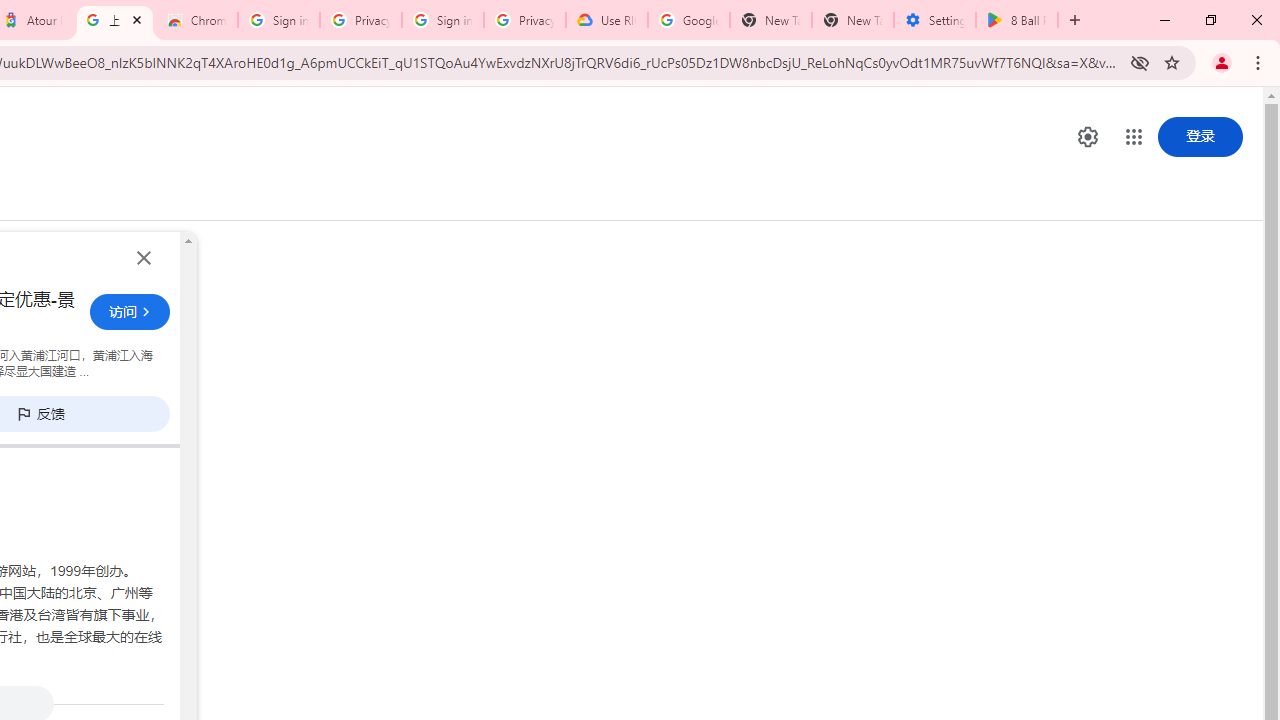 Image resolution: width=1280 pixels, height=720 pixels. I want to click on 'Sign in - Google Accounts', so click(441, 20).